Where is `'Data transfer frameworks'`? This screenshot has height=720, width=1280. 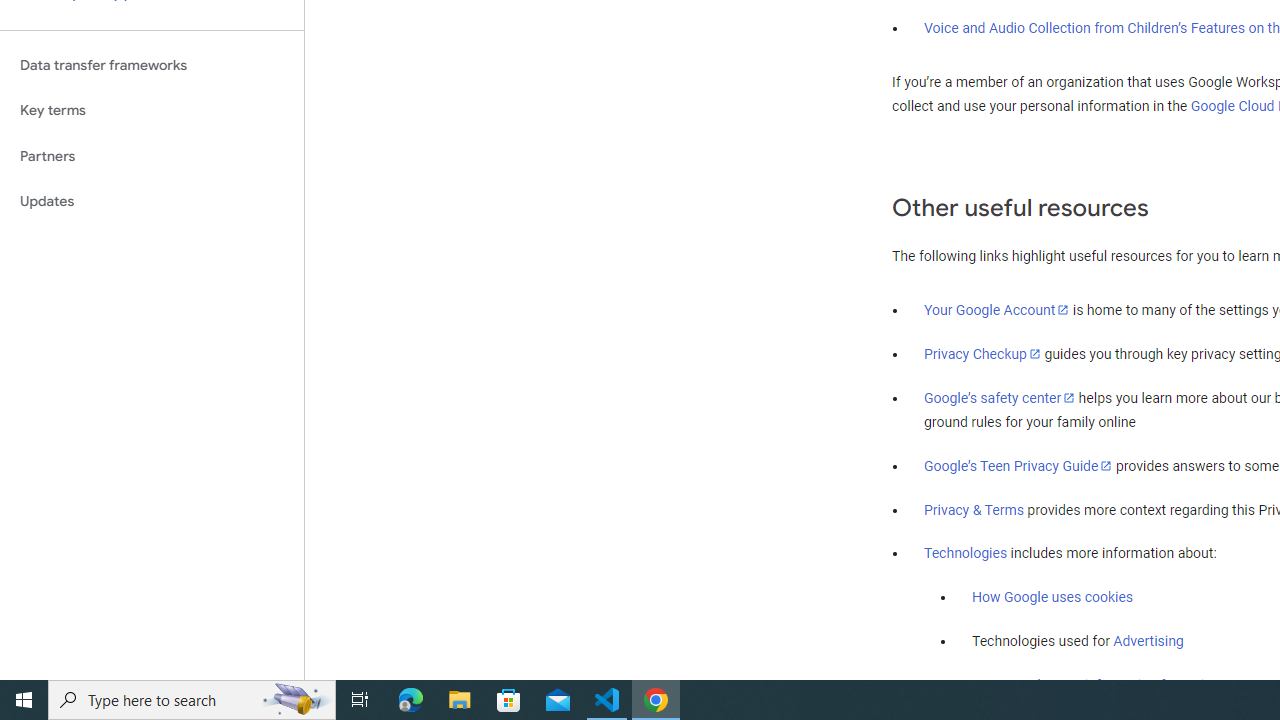
'Data transfer frameworks' is located at coordinates (151, 64).